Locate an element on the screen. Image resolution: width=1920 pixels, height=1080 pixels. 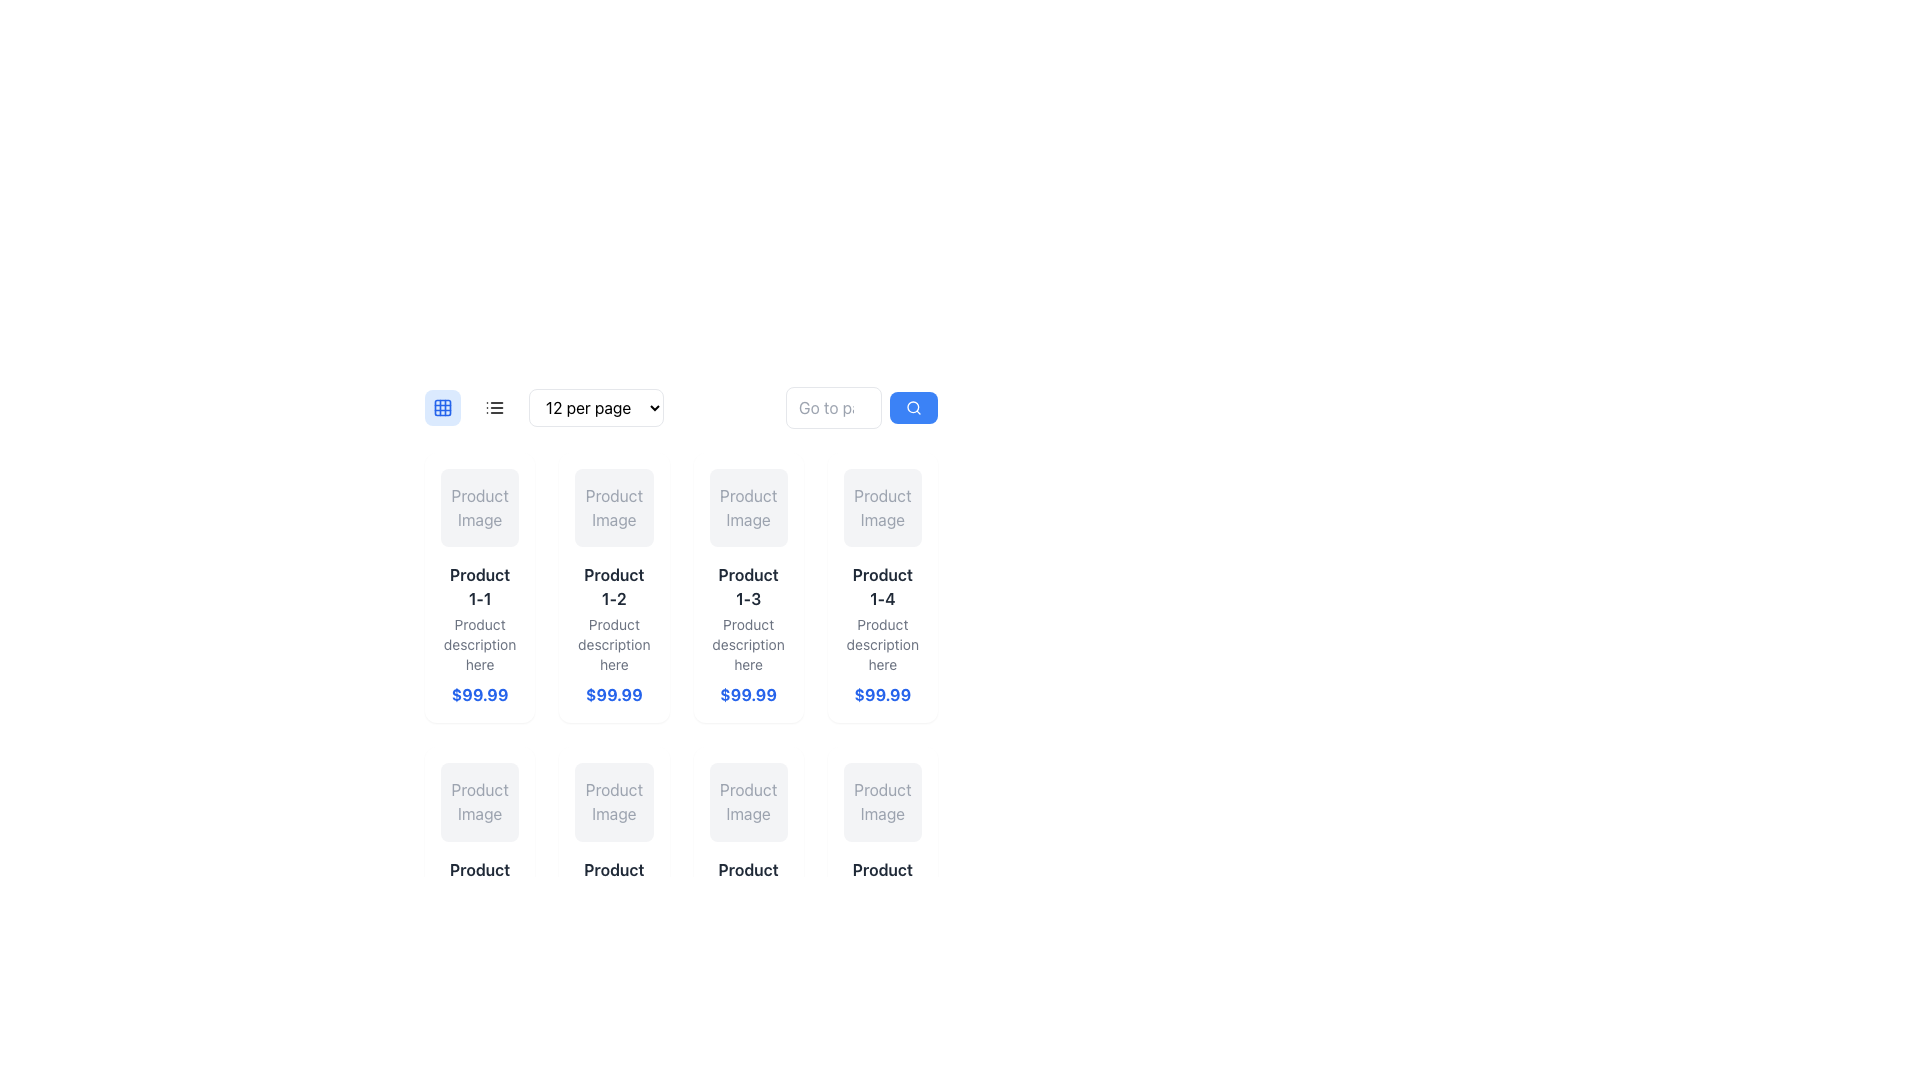
the static text element located in the second column under 'Product 1-2', which is above the price '$99.99' is located at coordinates (613, 645).